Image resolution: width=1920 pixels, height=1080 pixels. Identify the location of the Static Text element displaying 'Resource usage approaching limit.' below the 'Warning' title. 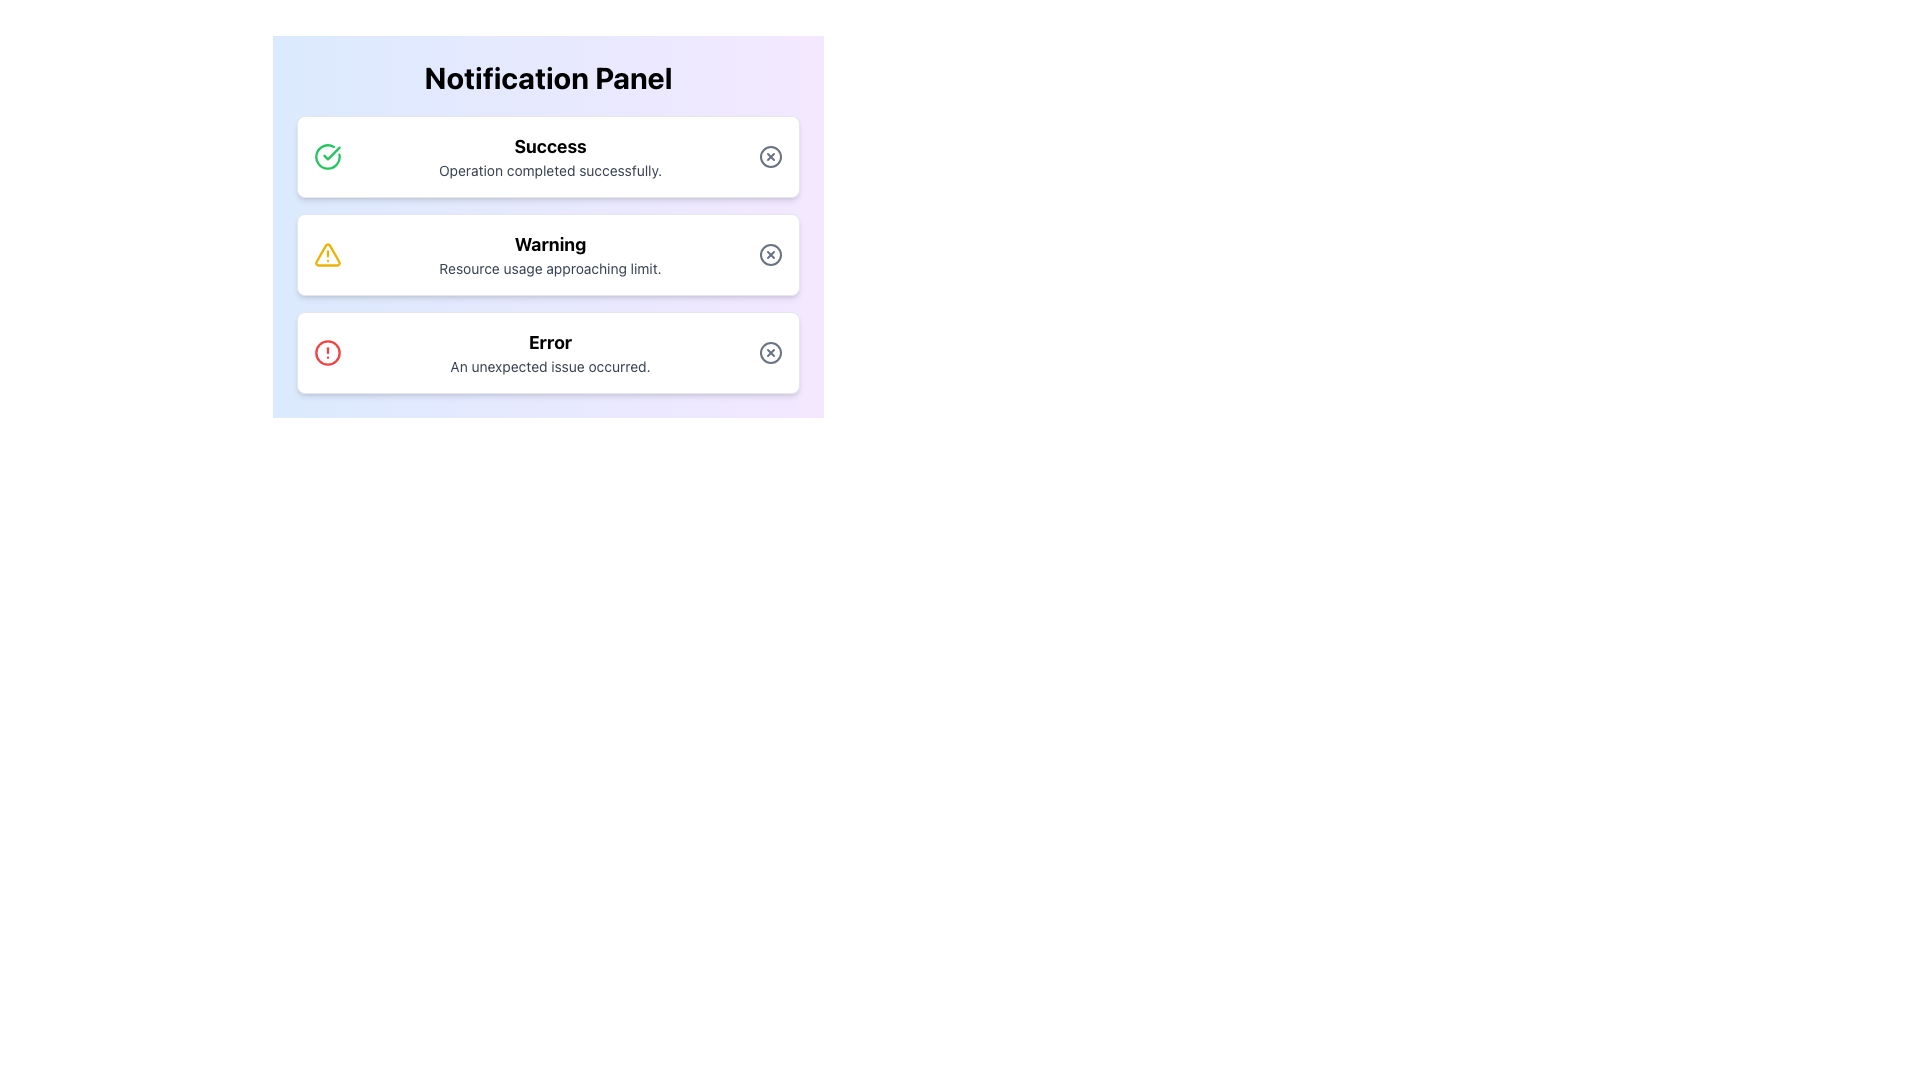
(550, 268).